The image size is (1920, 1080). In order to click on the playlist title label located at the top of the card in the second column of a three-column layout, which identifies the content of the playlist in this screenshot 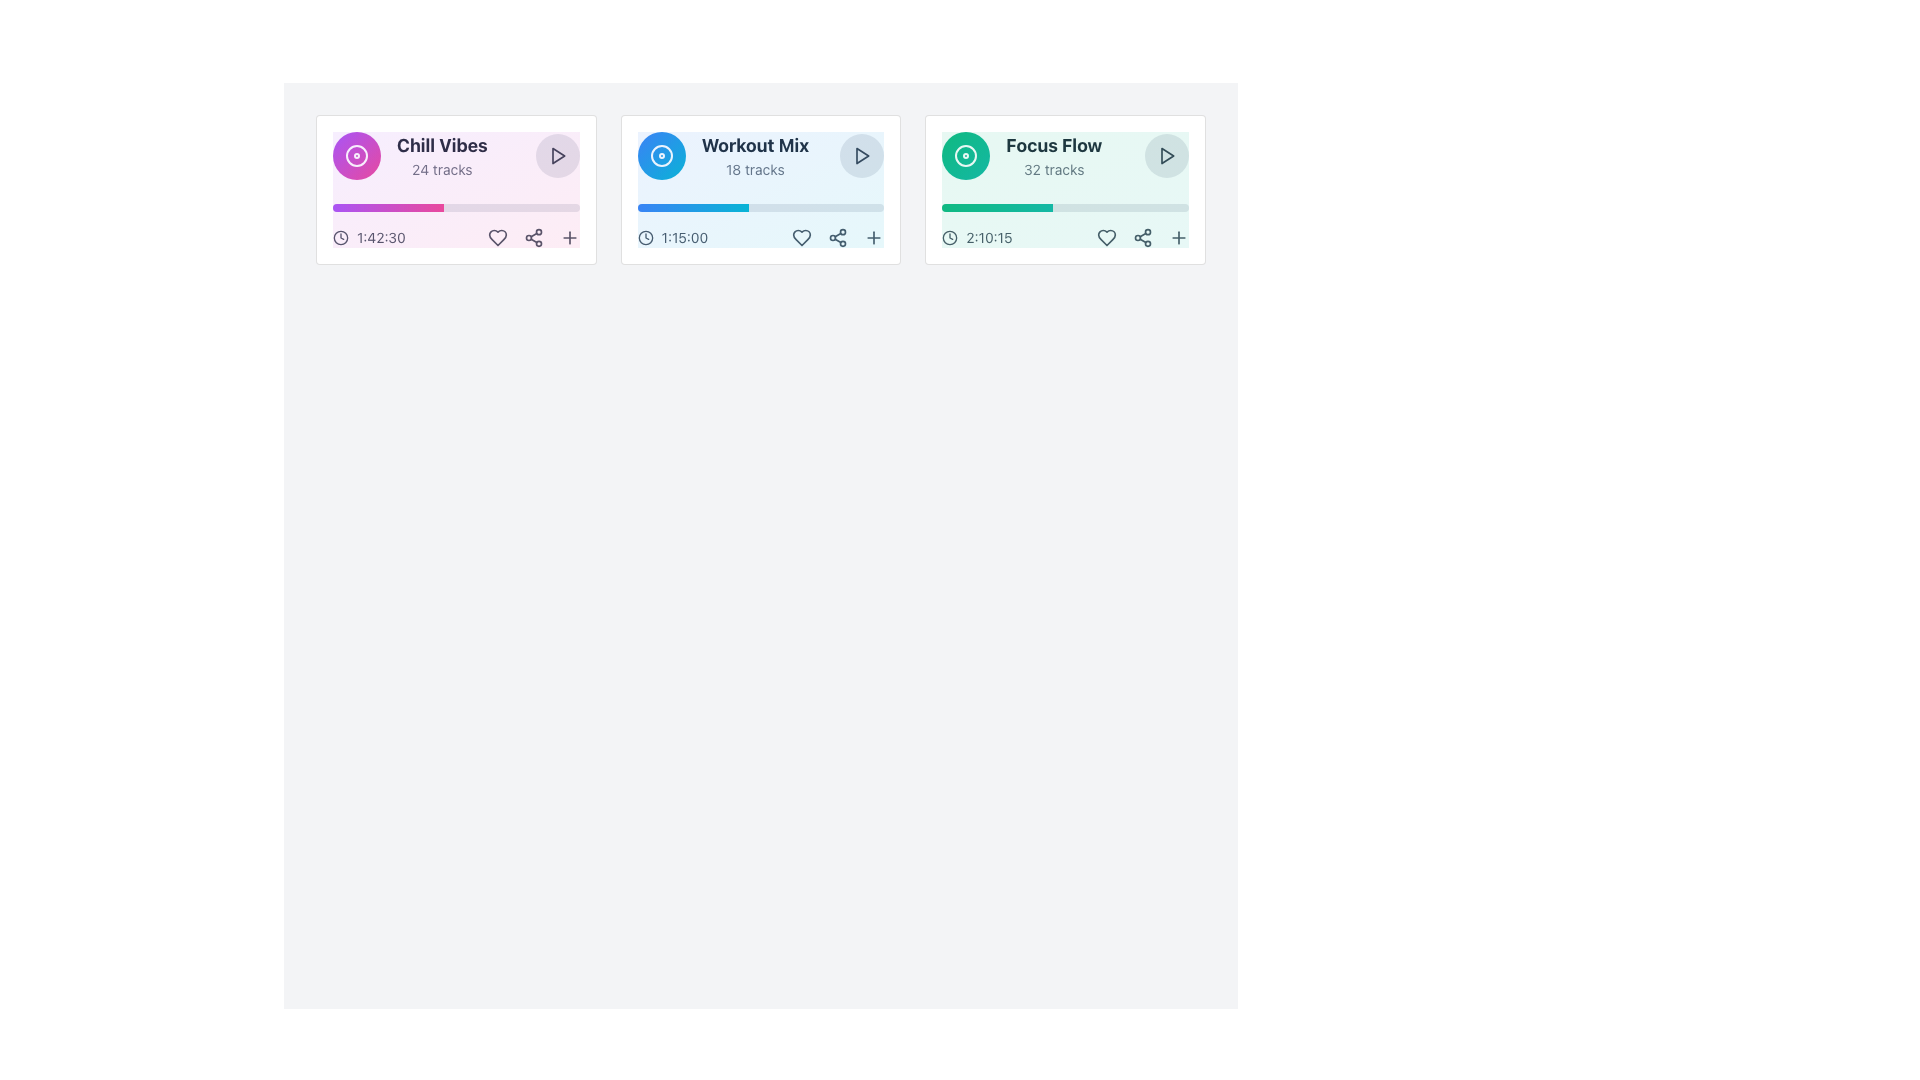, I will do `click(754, 145)`.